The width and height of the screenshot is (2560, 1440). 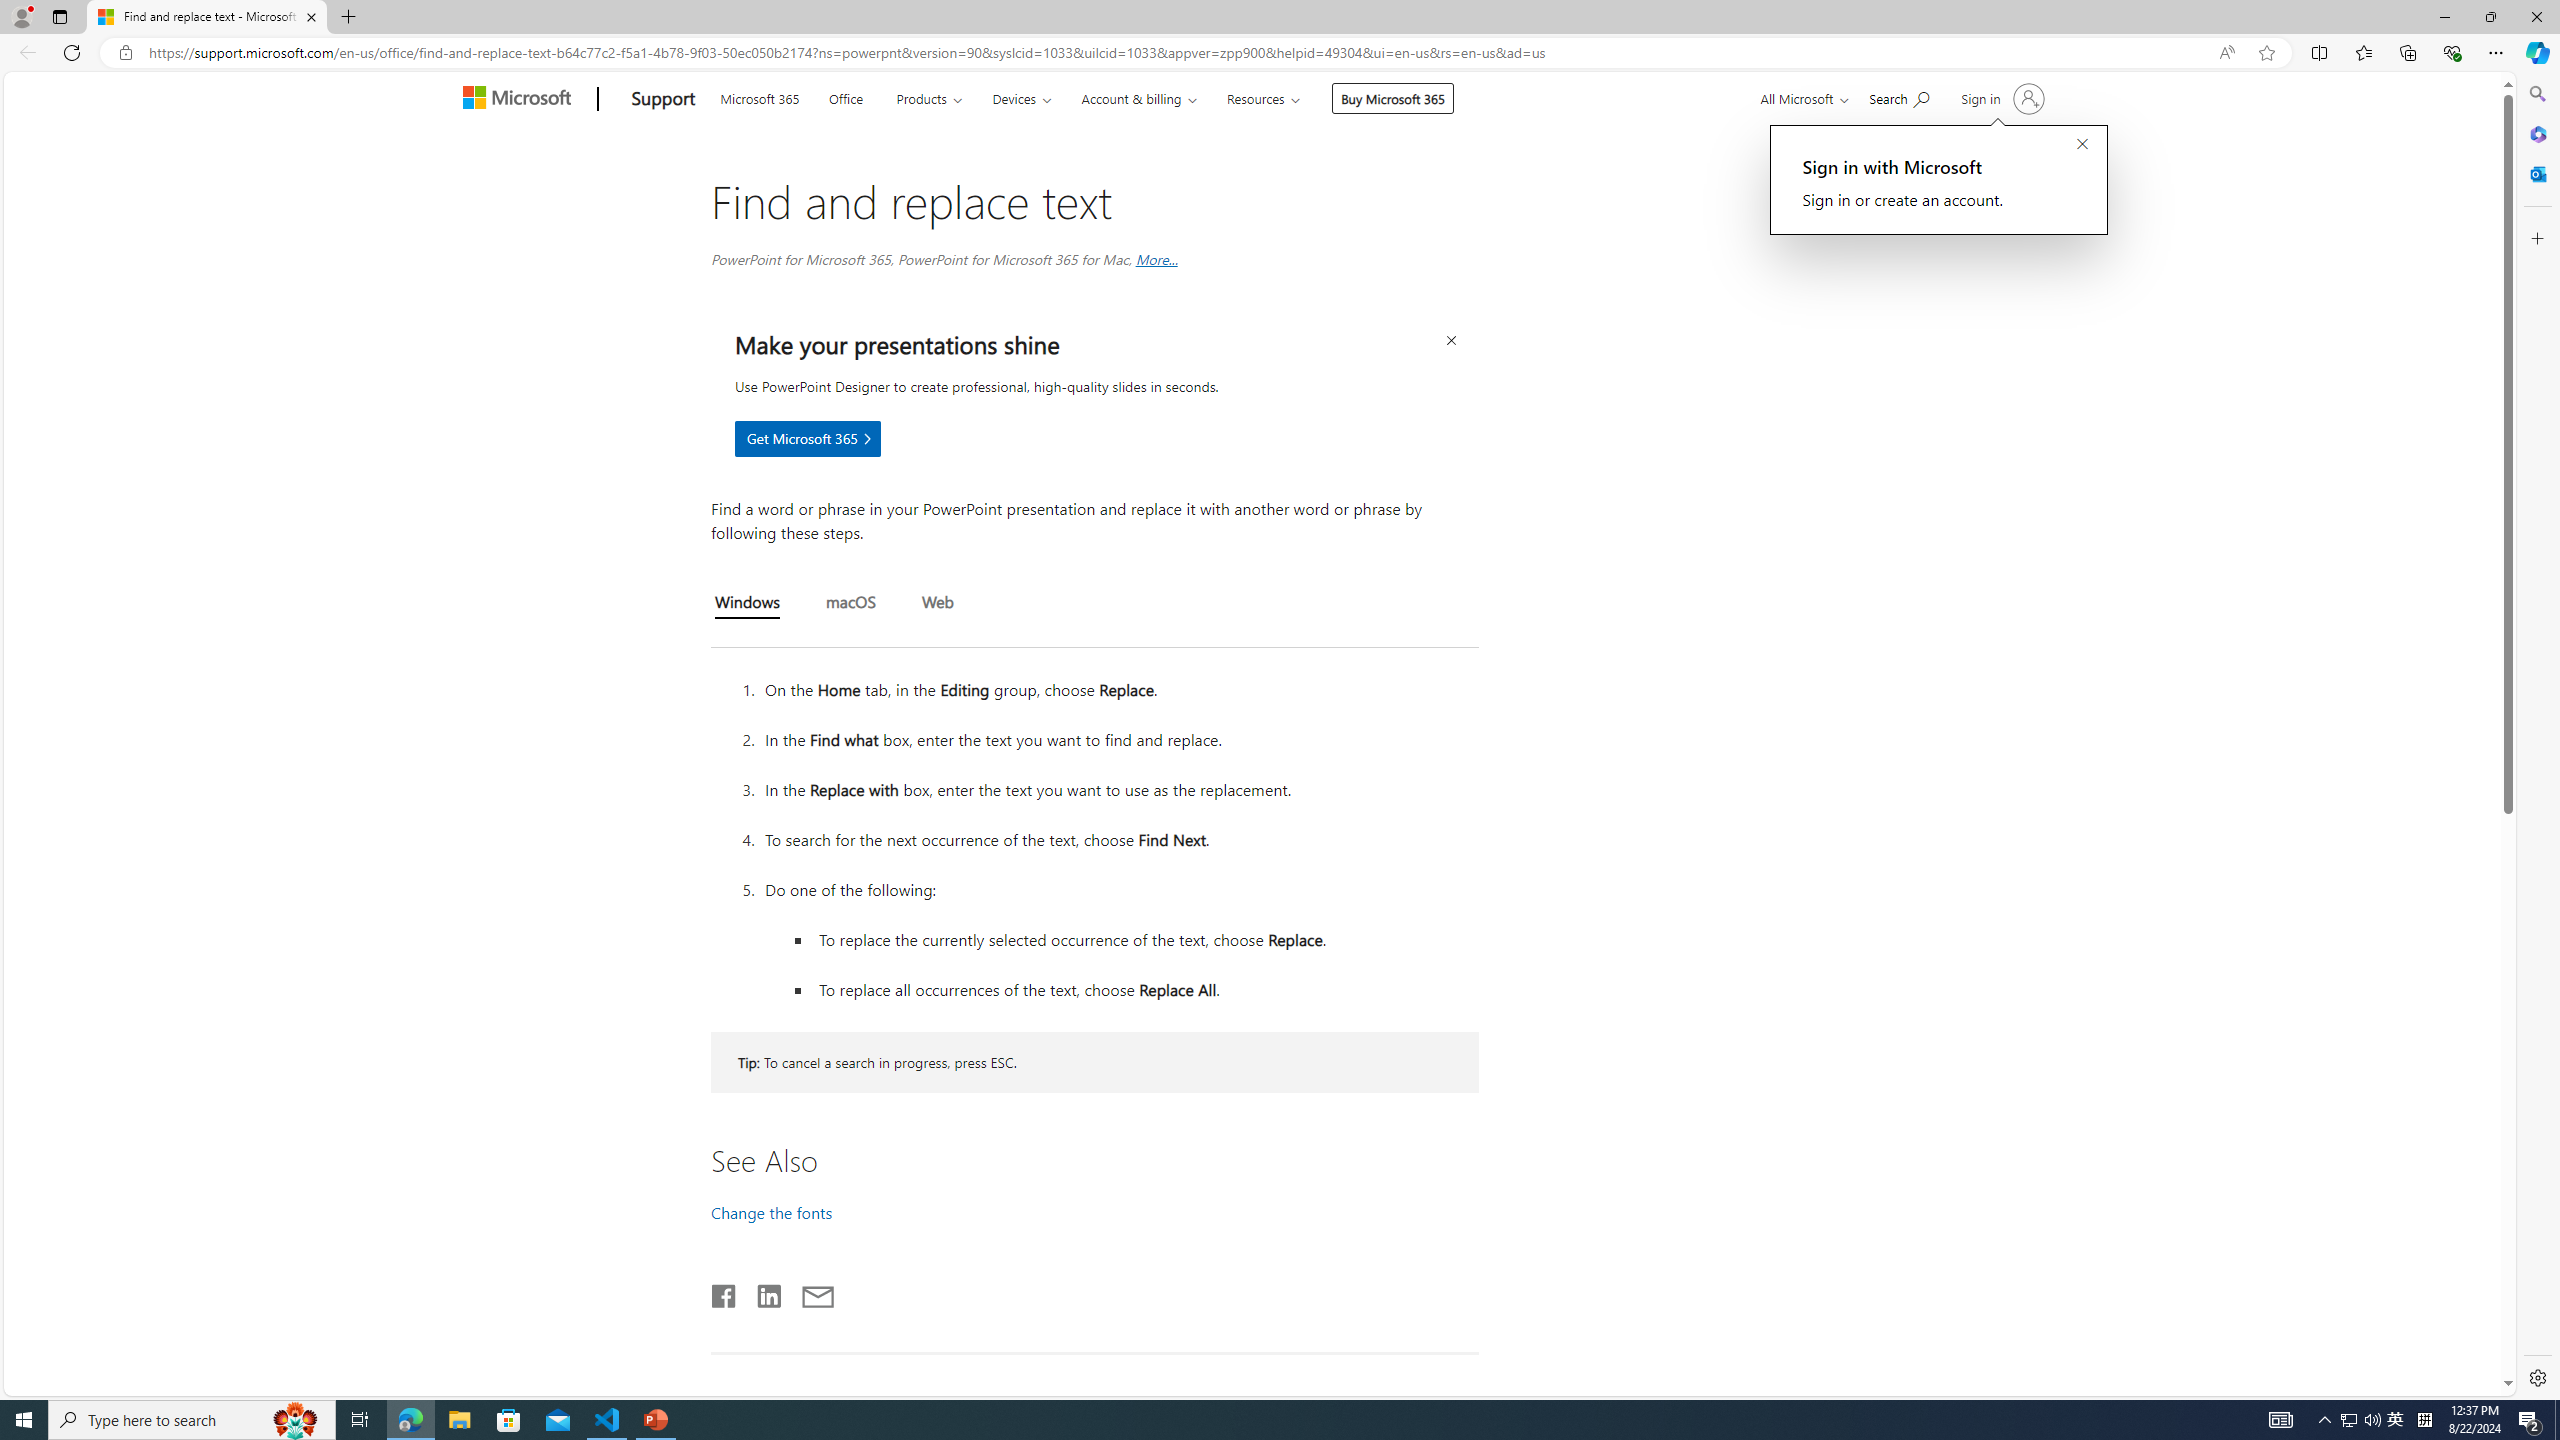 I want to click on 'Split screen', so click(x=2319, y=51).